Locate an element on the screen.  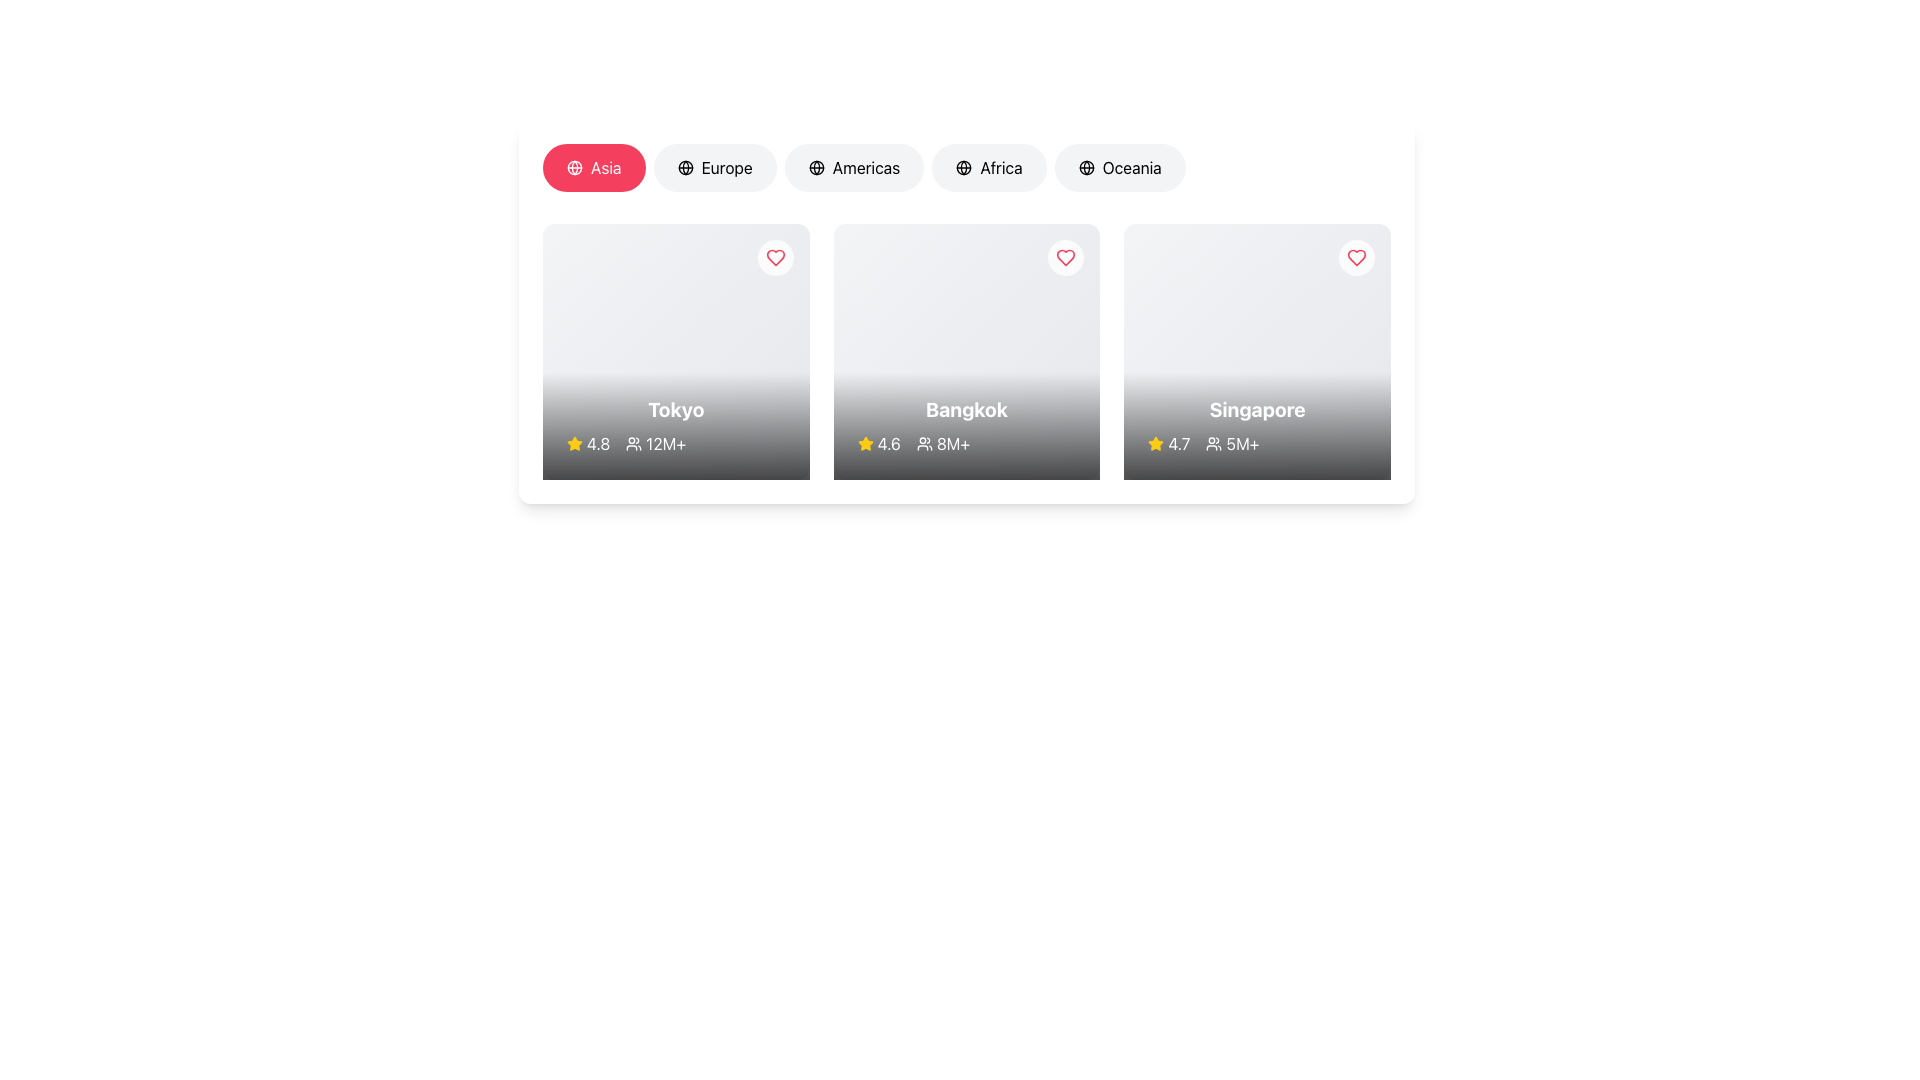
the 'Africa' text label within its button is located at coordinates (1001, 167).